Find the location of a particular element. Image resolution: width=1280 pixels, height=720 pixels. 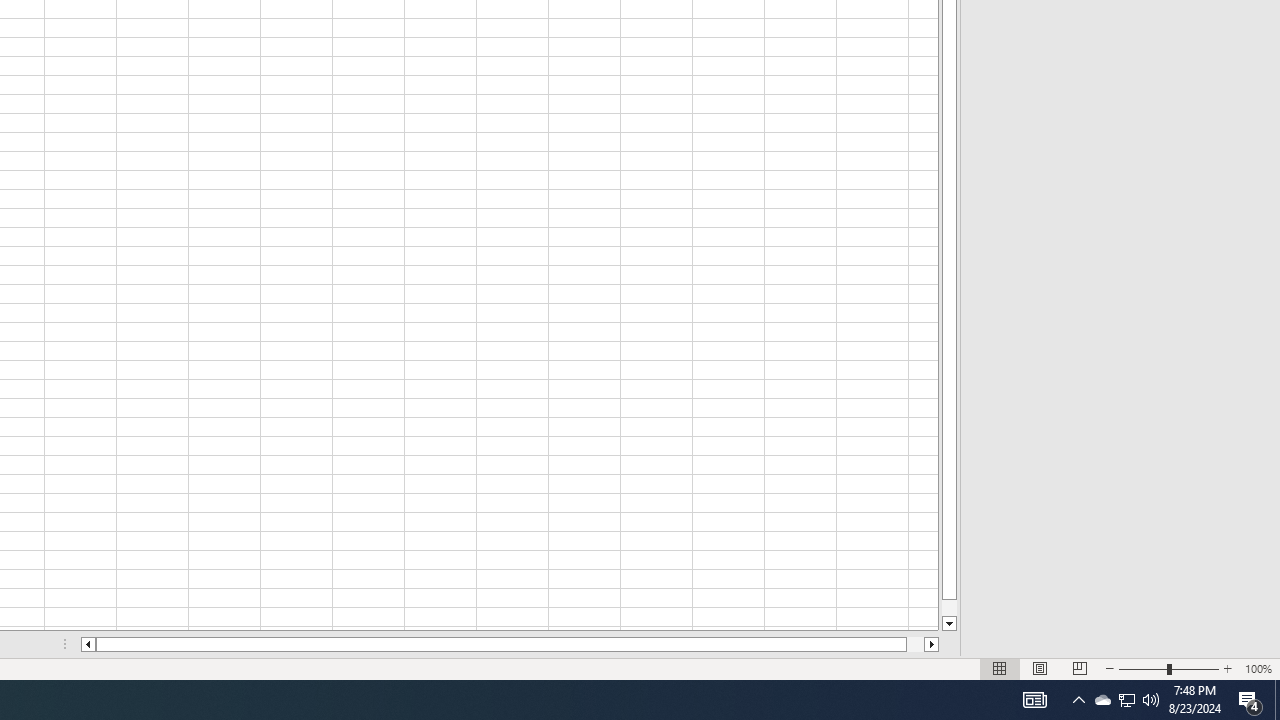

'Normal' is located at coordinates (1000, 669).